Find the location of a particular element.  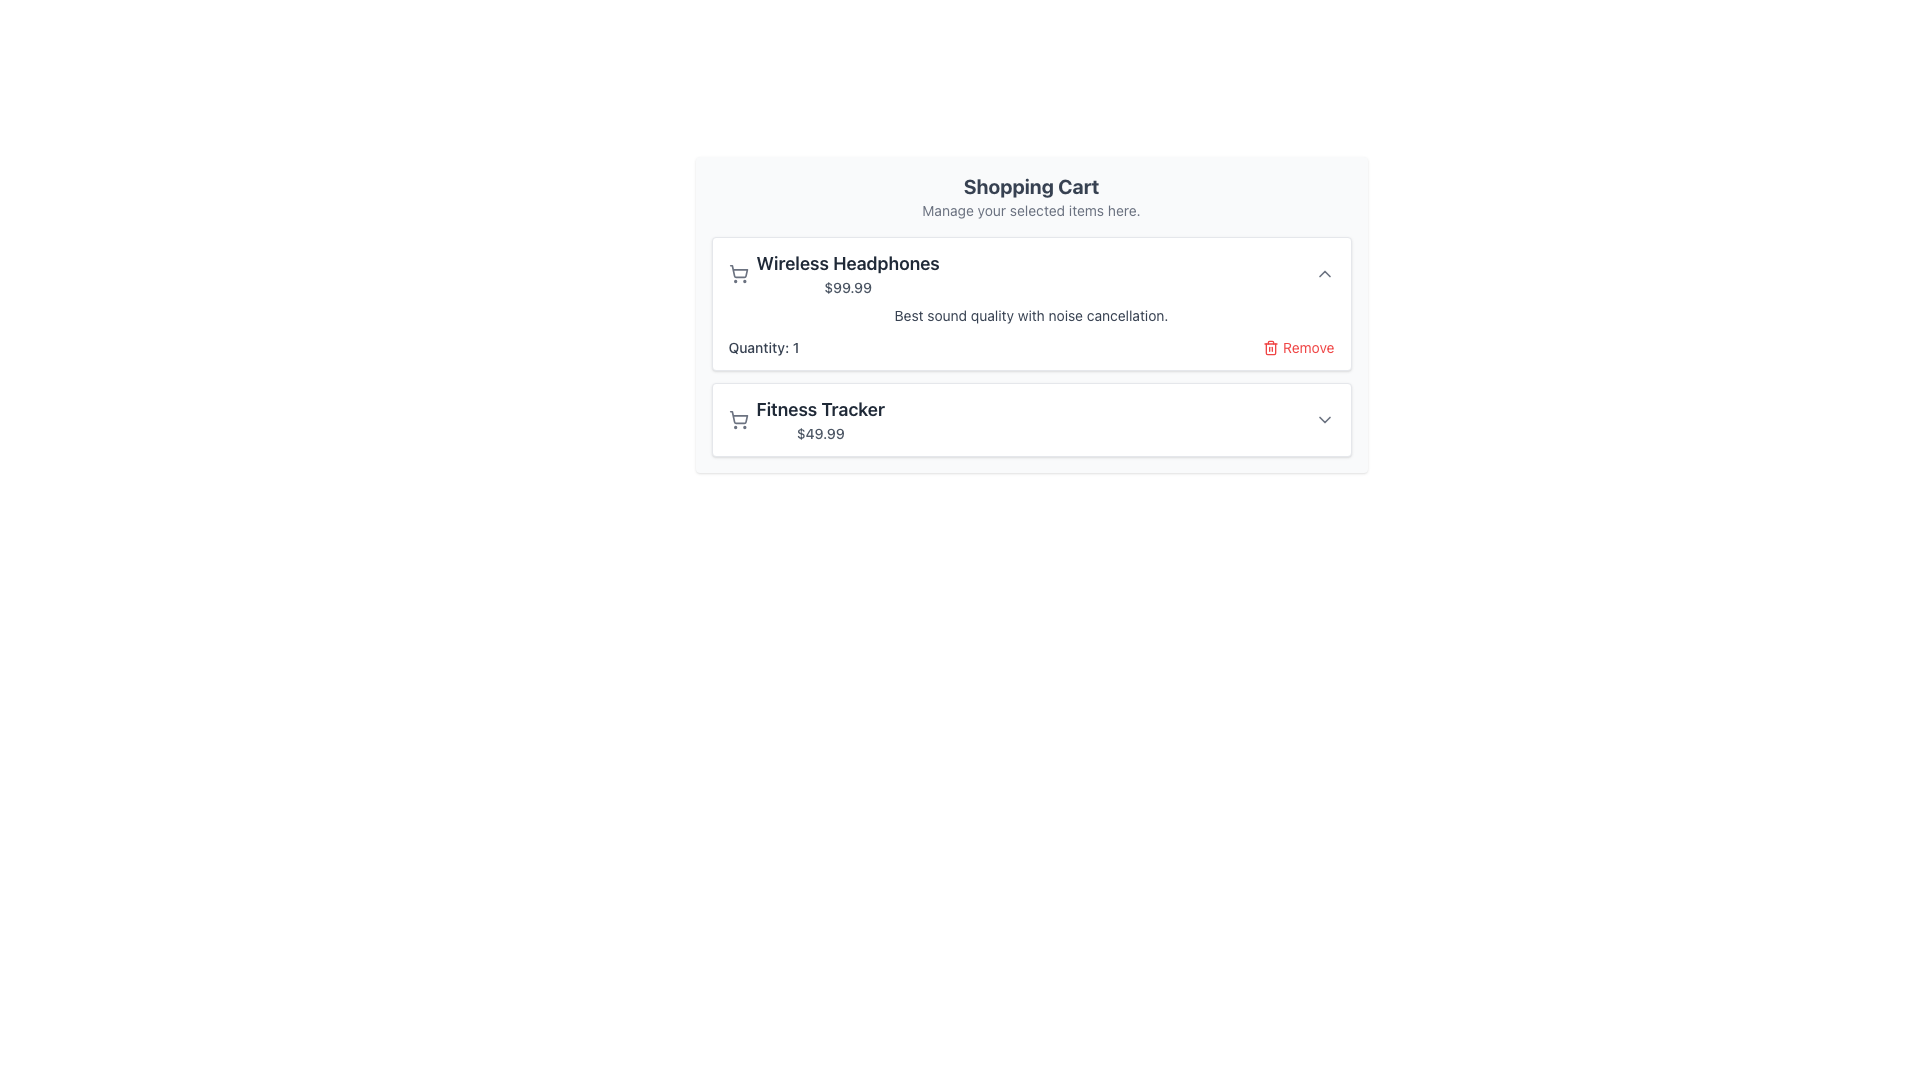

the Text Display Area displaying 'Fitness Tracker' with the price '$49.99' located in the lower row of the shopping cart list is located at coordinates (820, 419).